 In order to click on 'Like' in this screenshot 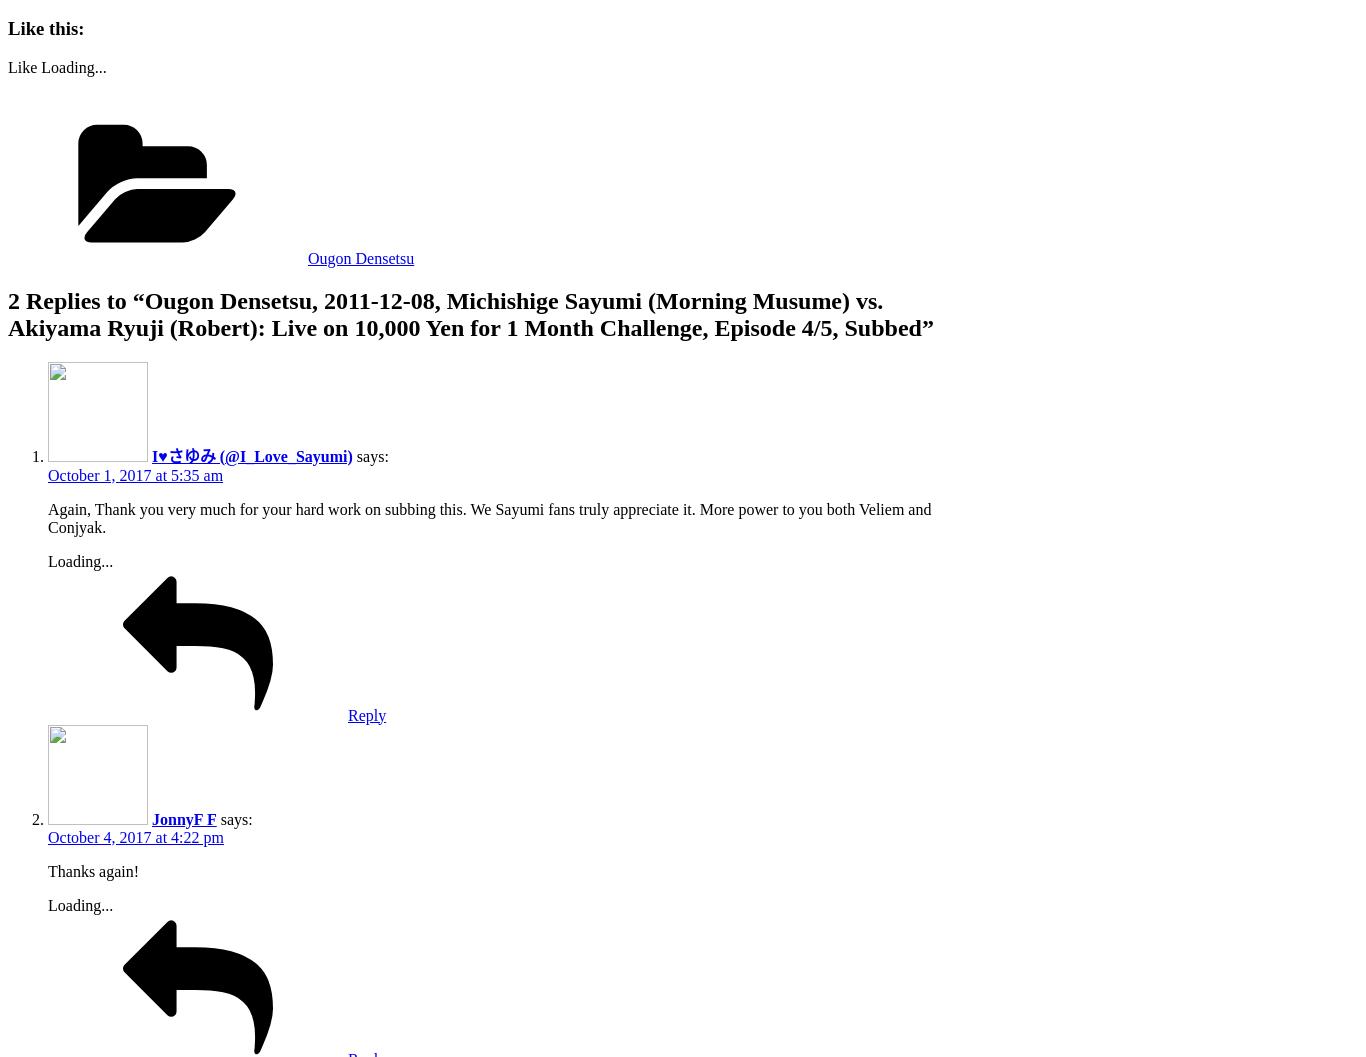, I will do `click(8, 66)`.